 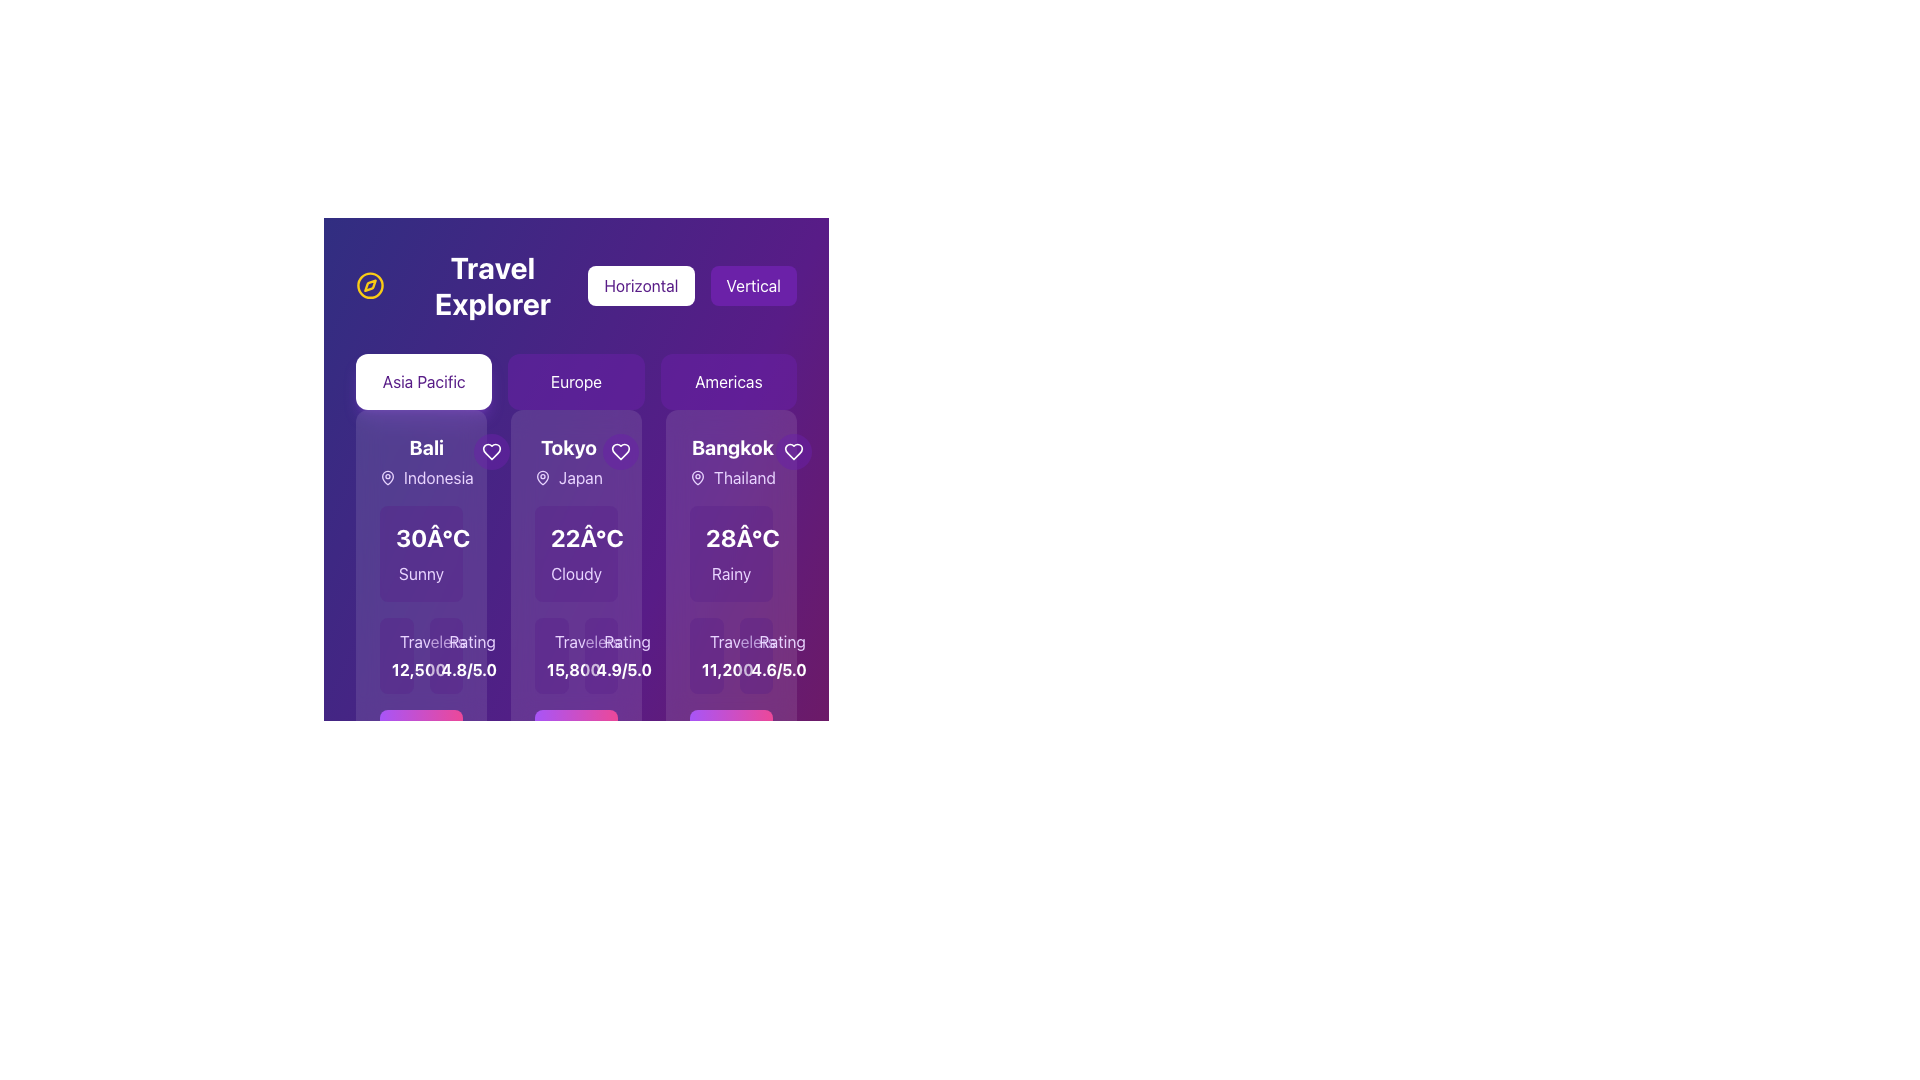 I want to click on the text label displaying '22°C' in the second card representing Tokyo, Japan, located under the 'Europe' tab in the 'Travel Explorer' section, so click(x=586, y=536).